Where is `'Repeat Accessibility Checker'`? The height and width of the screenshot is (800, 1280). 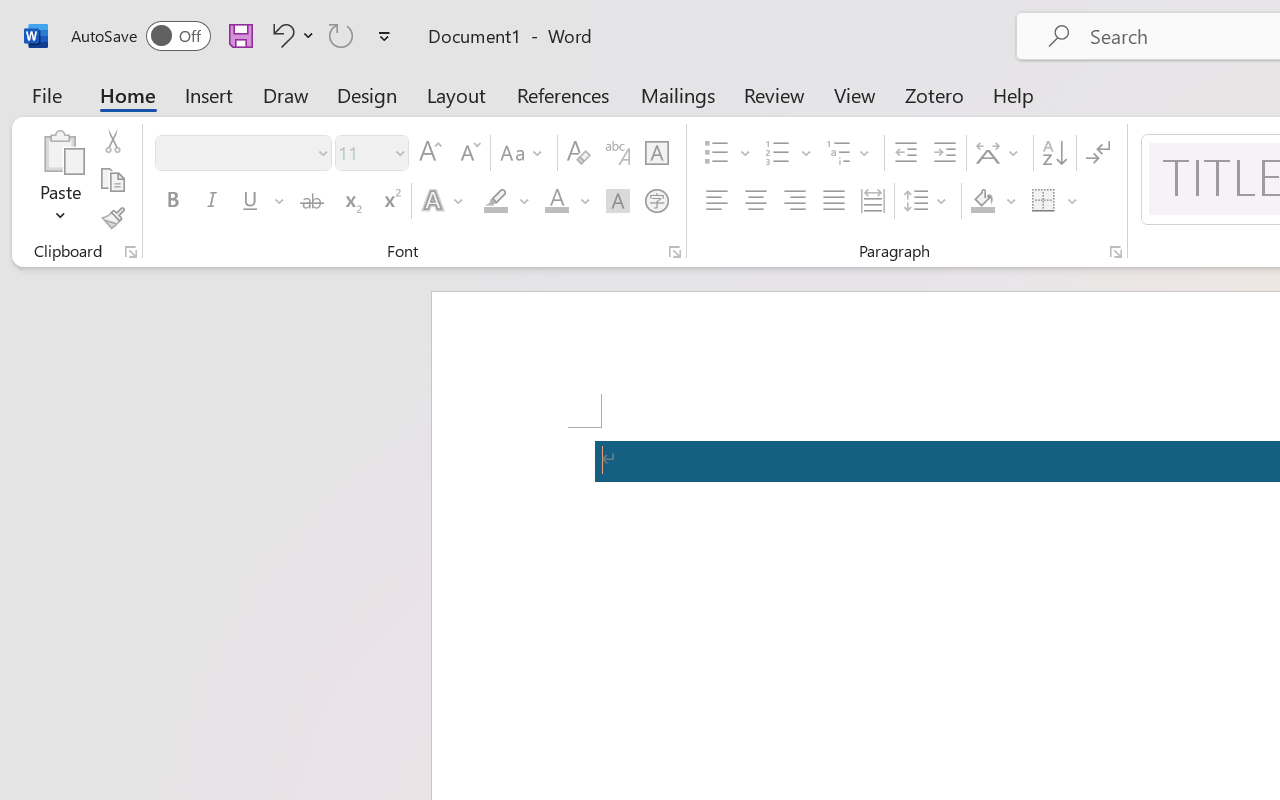
'Repeat Accessibility Checker' is located at coordinates (341, 34).